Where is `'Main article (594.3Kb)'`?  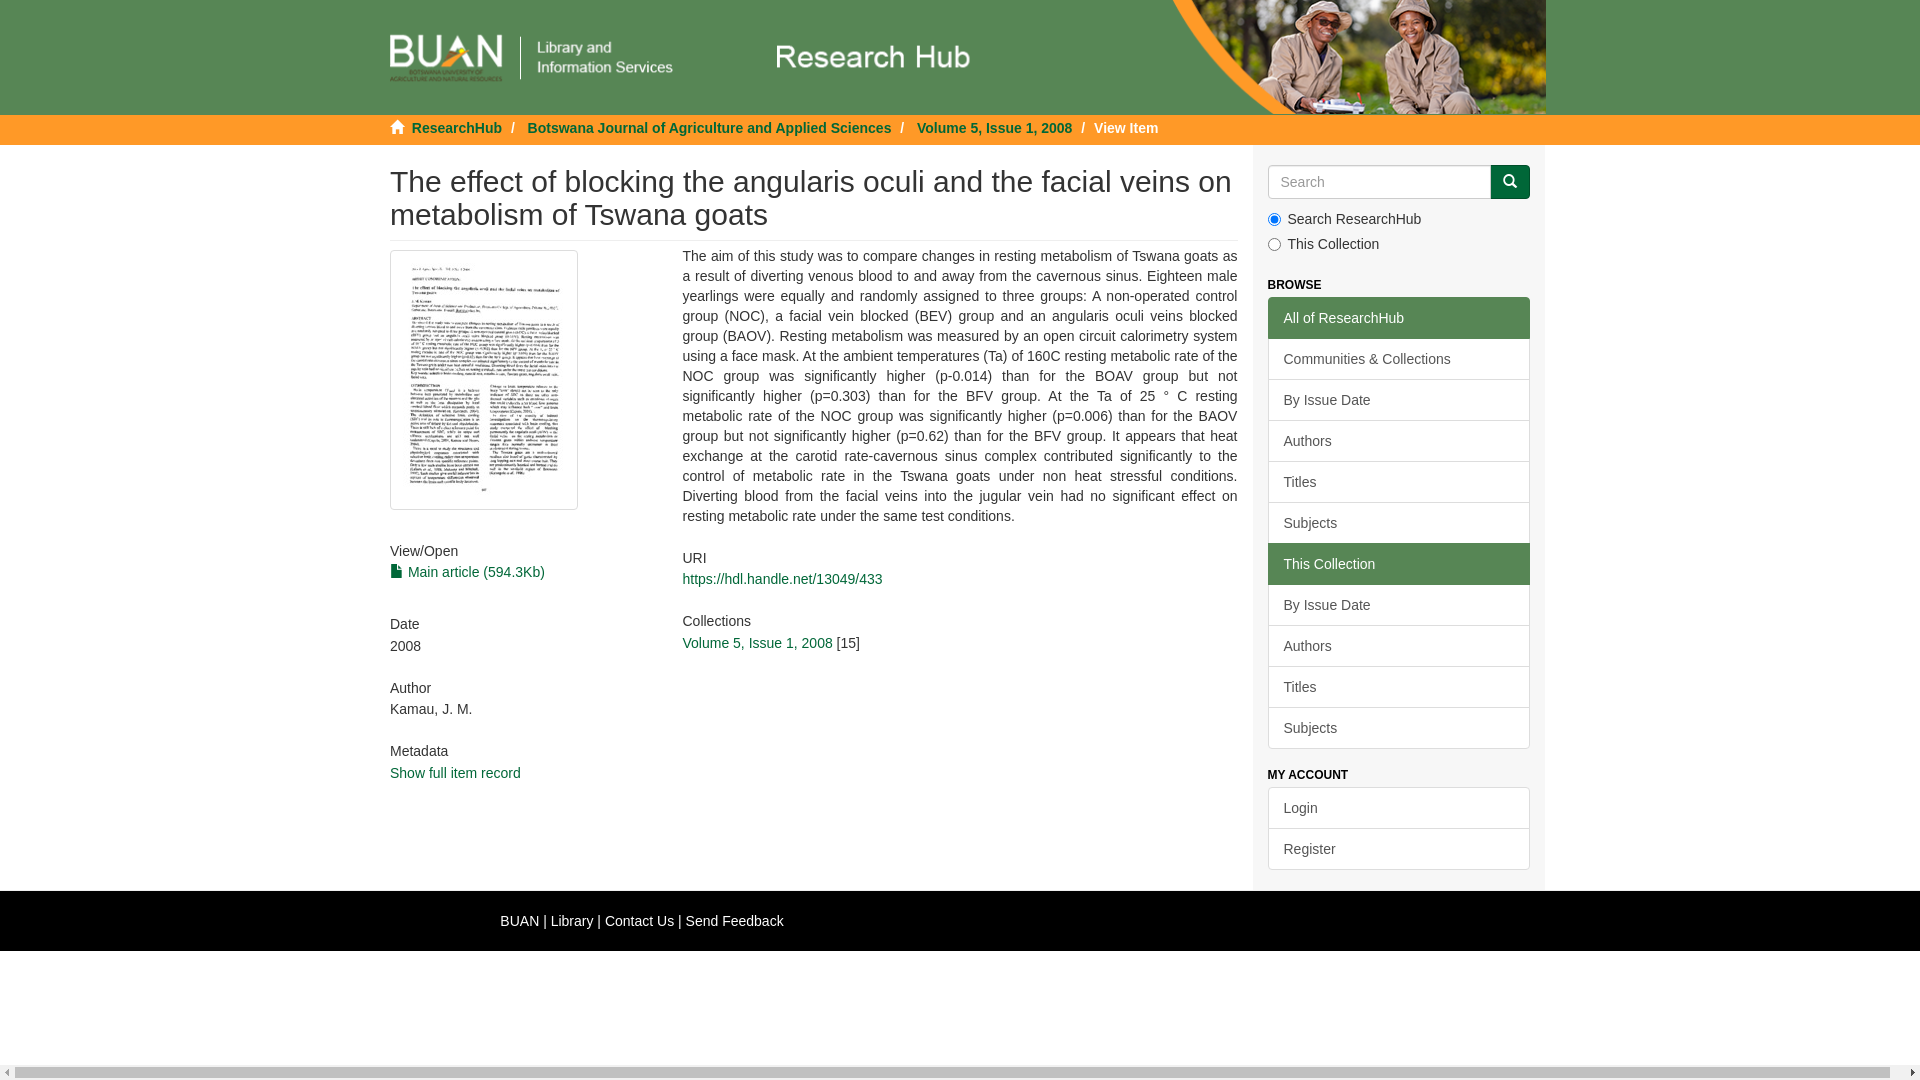
'Main article (594.3Kb)' is located at coordinates (466, 571).